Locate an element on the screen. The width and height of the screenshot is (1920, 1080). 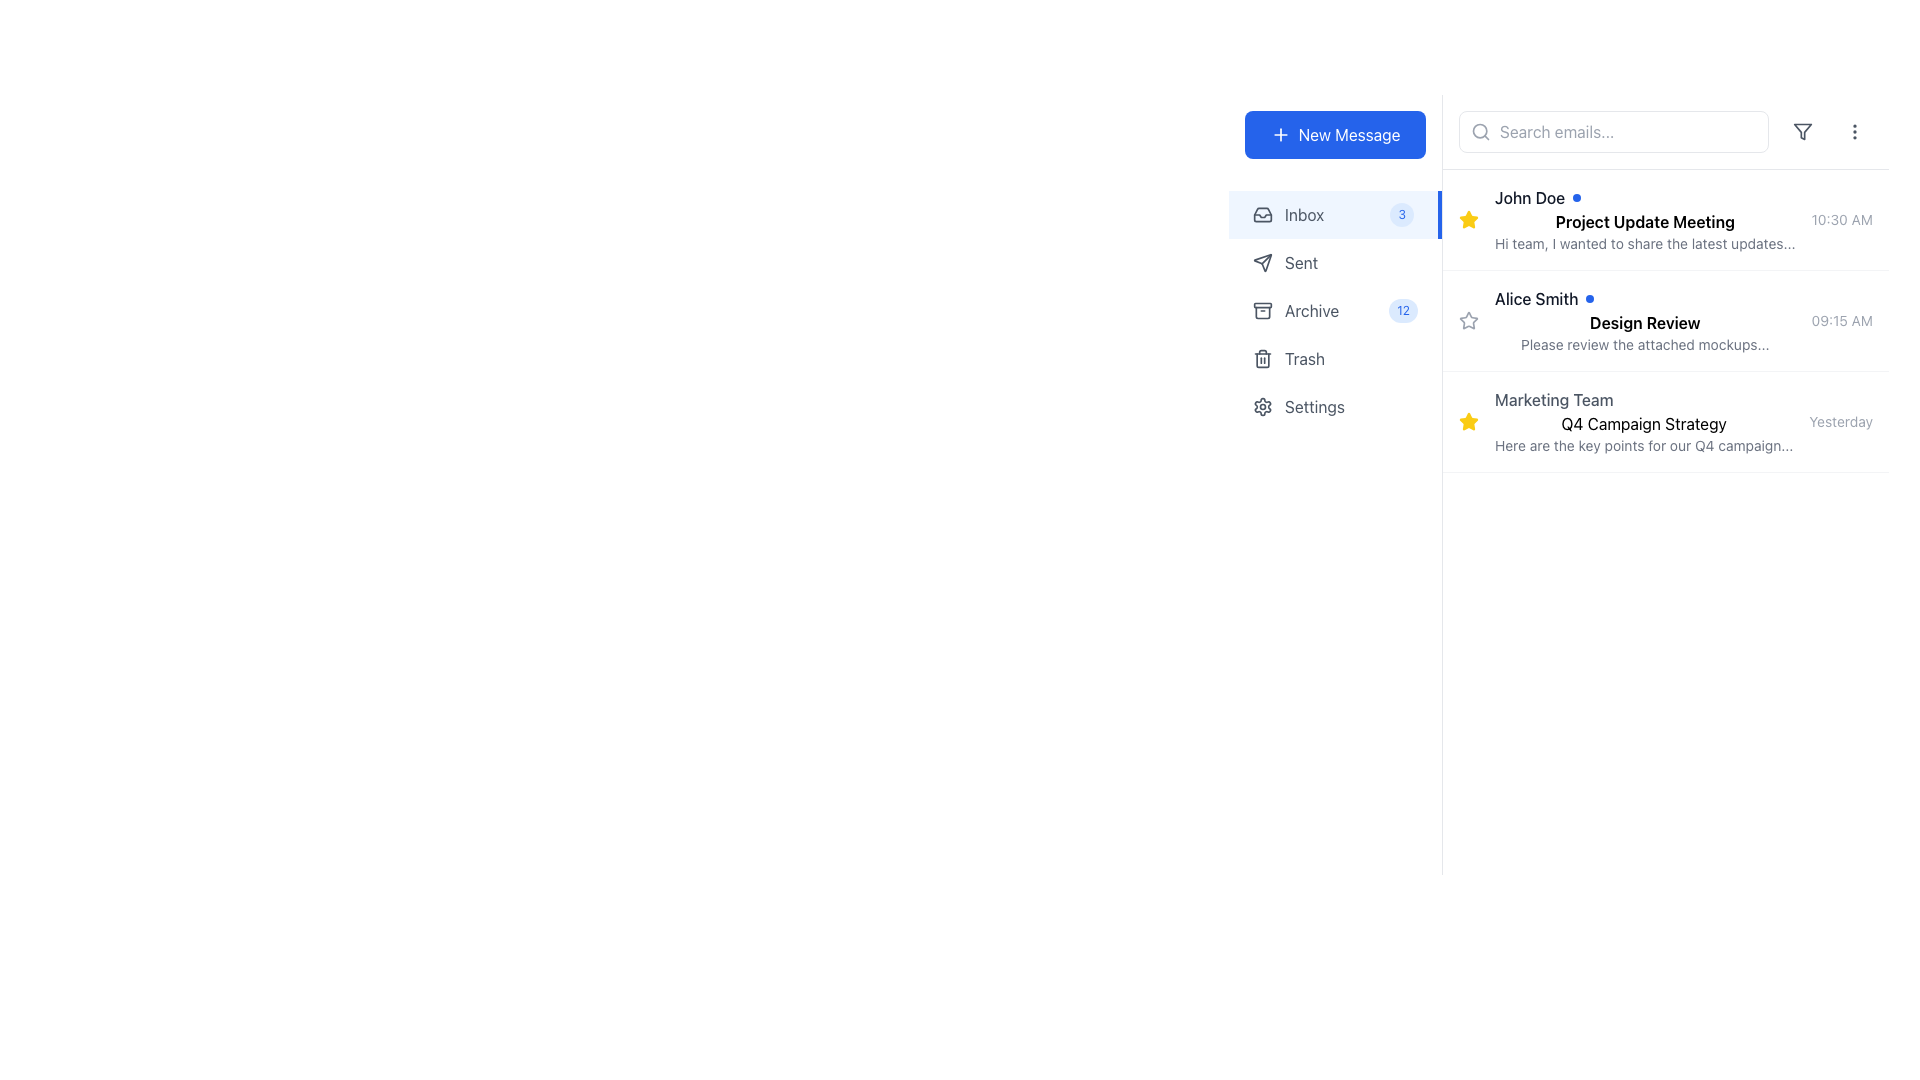
the text label that reads '10:30 AM', which is a small, gray text located in the top-right corner of the email item, adjacent to the title and sender information is located at coordinates (1841, 219).